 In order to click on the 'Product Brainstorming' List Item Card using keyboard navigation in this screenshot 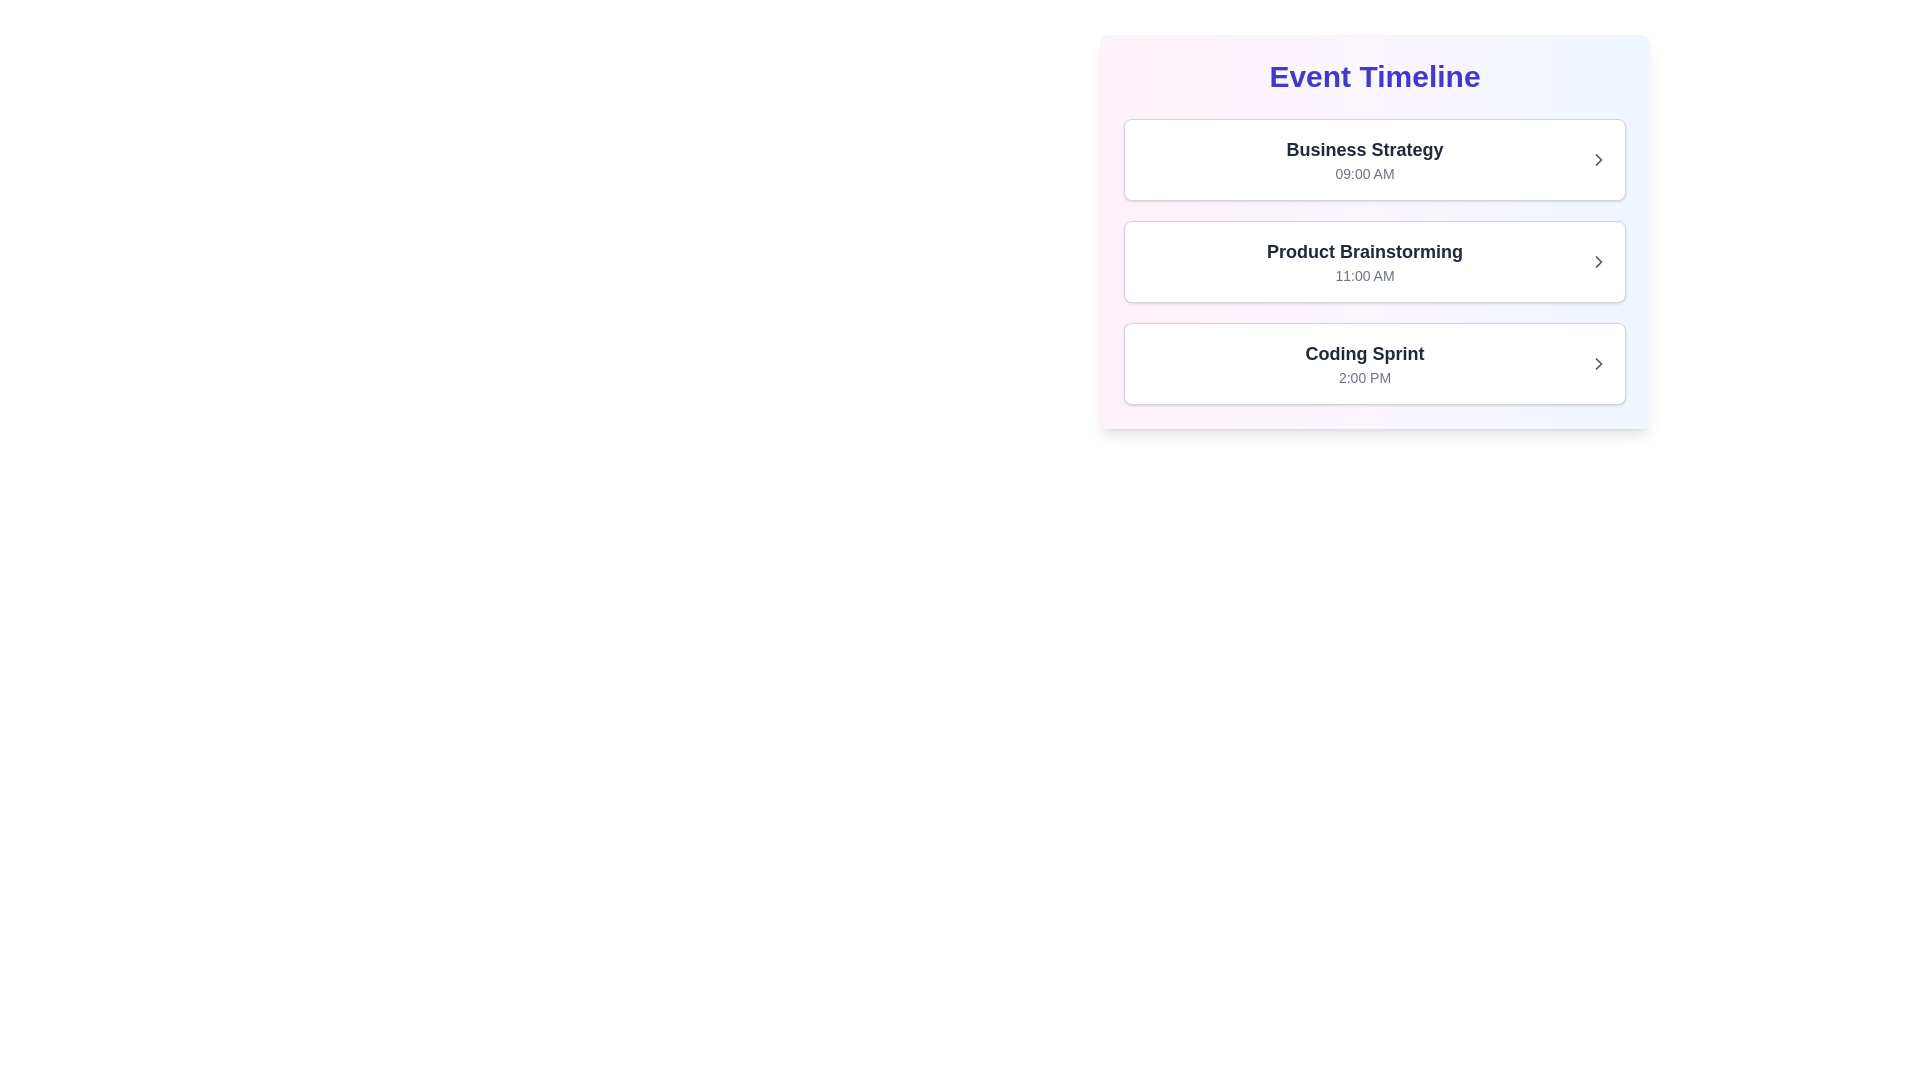, I will do `click(1373, 261)`.